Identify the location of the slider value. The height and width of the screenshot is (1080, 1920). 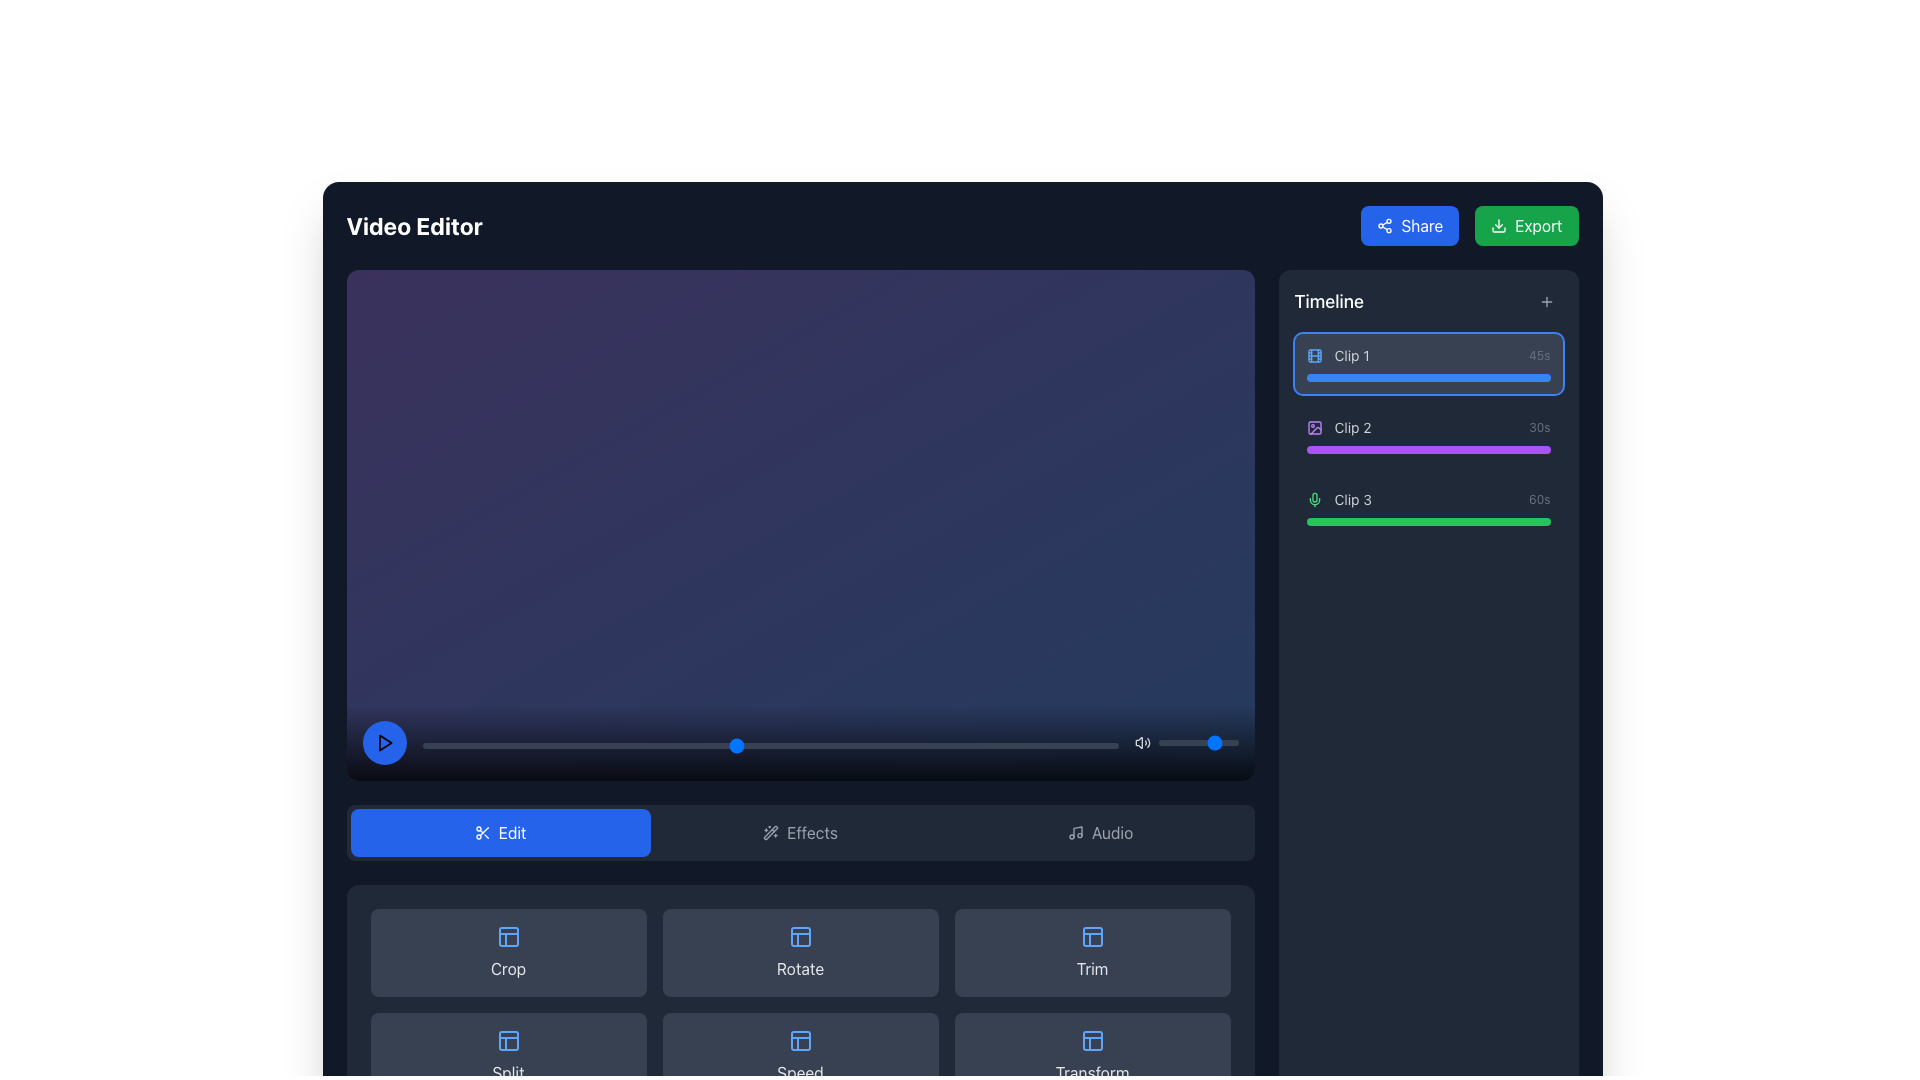
(1200, 742).